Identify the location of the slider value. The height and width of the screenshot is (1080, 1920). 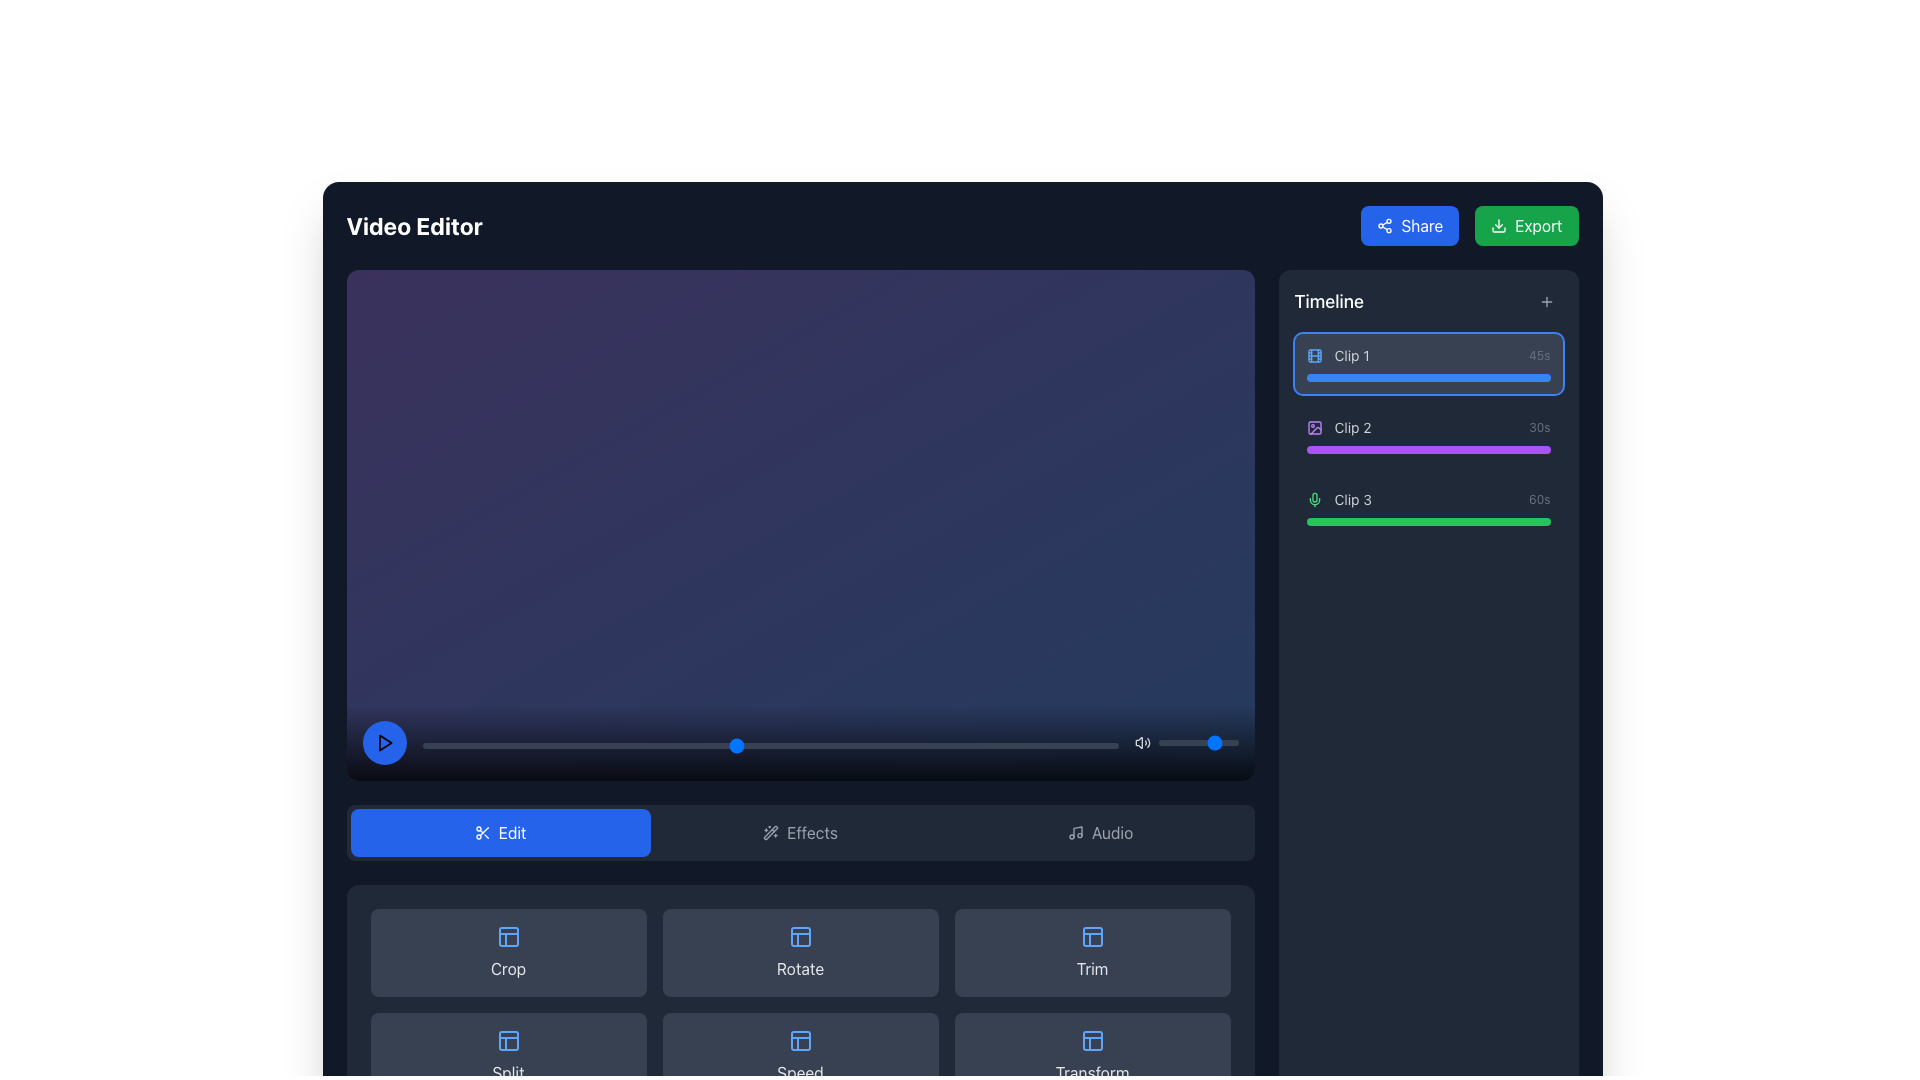
(1200, 742).